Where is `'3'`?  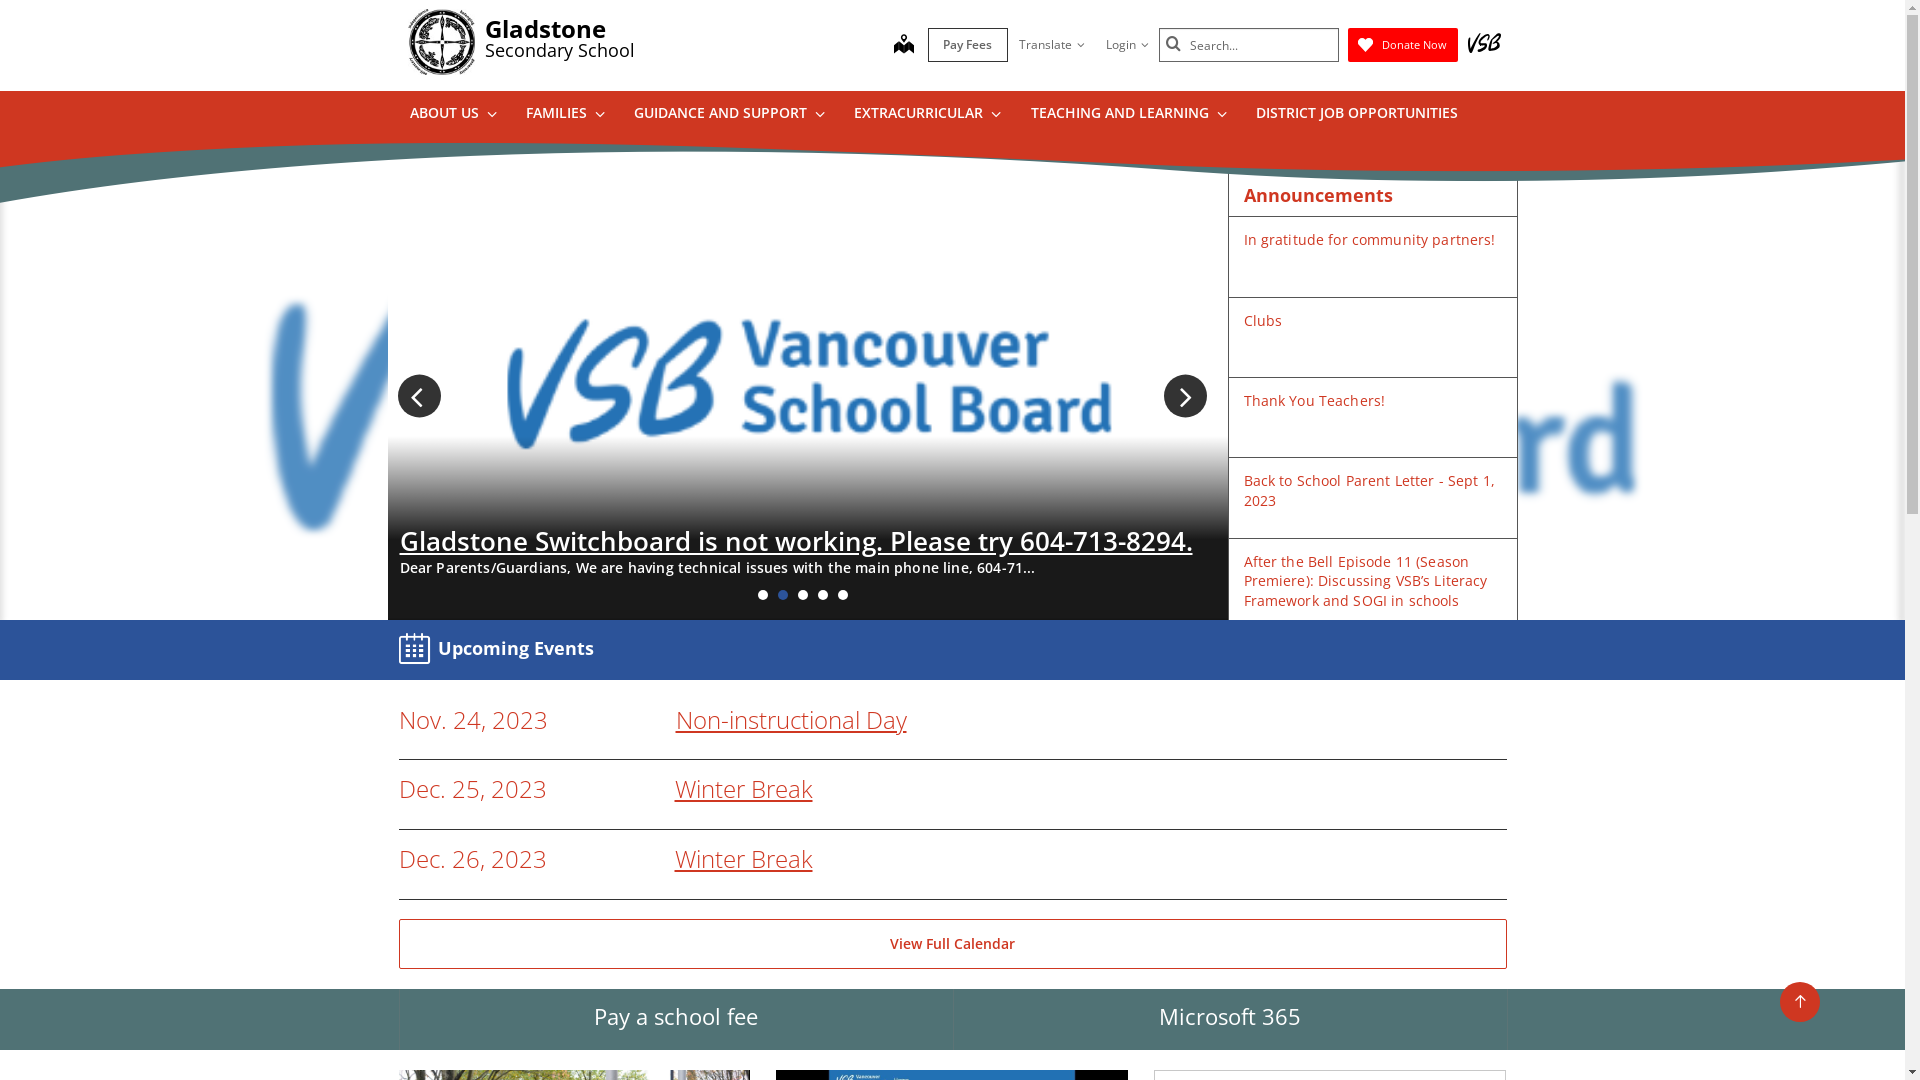
'3' is located at coordinates (802, 593).